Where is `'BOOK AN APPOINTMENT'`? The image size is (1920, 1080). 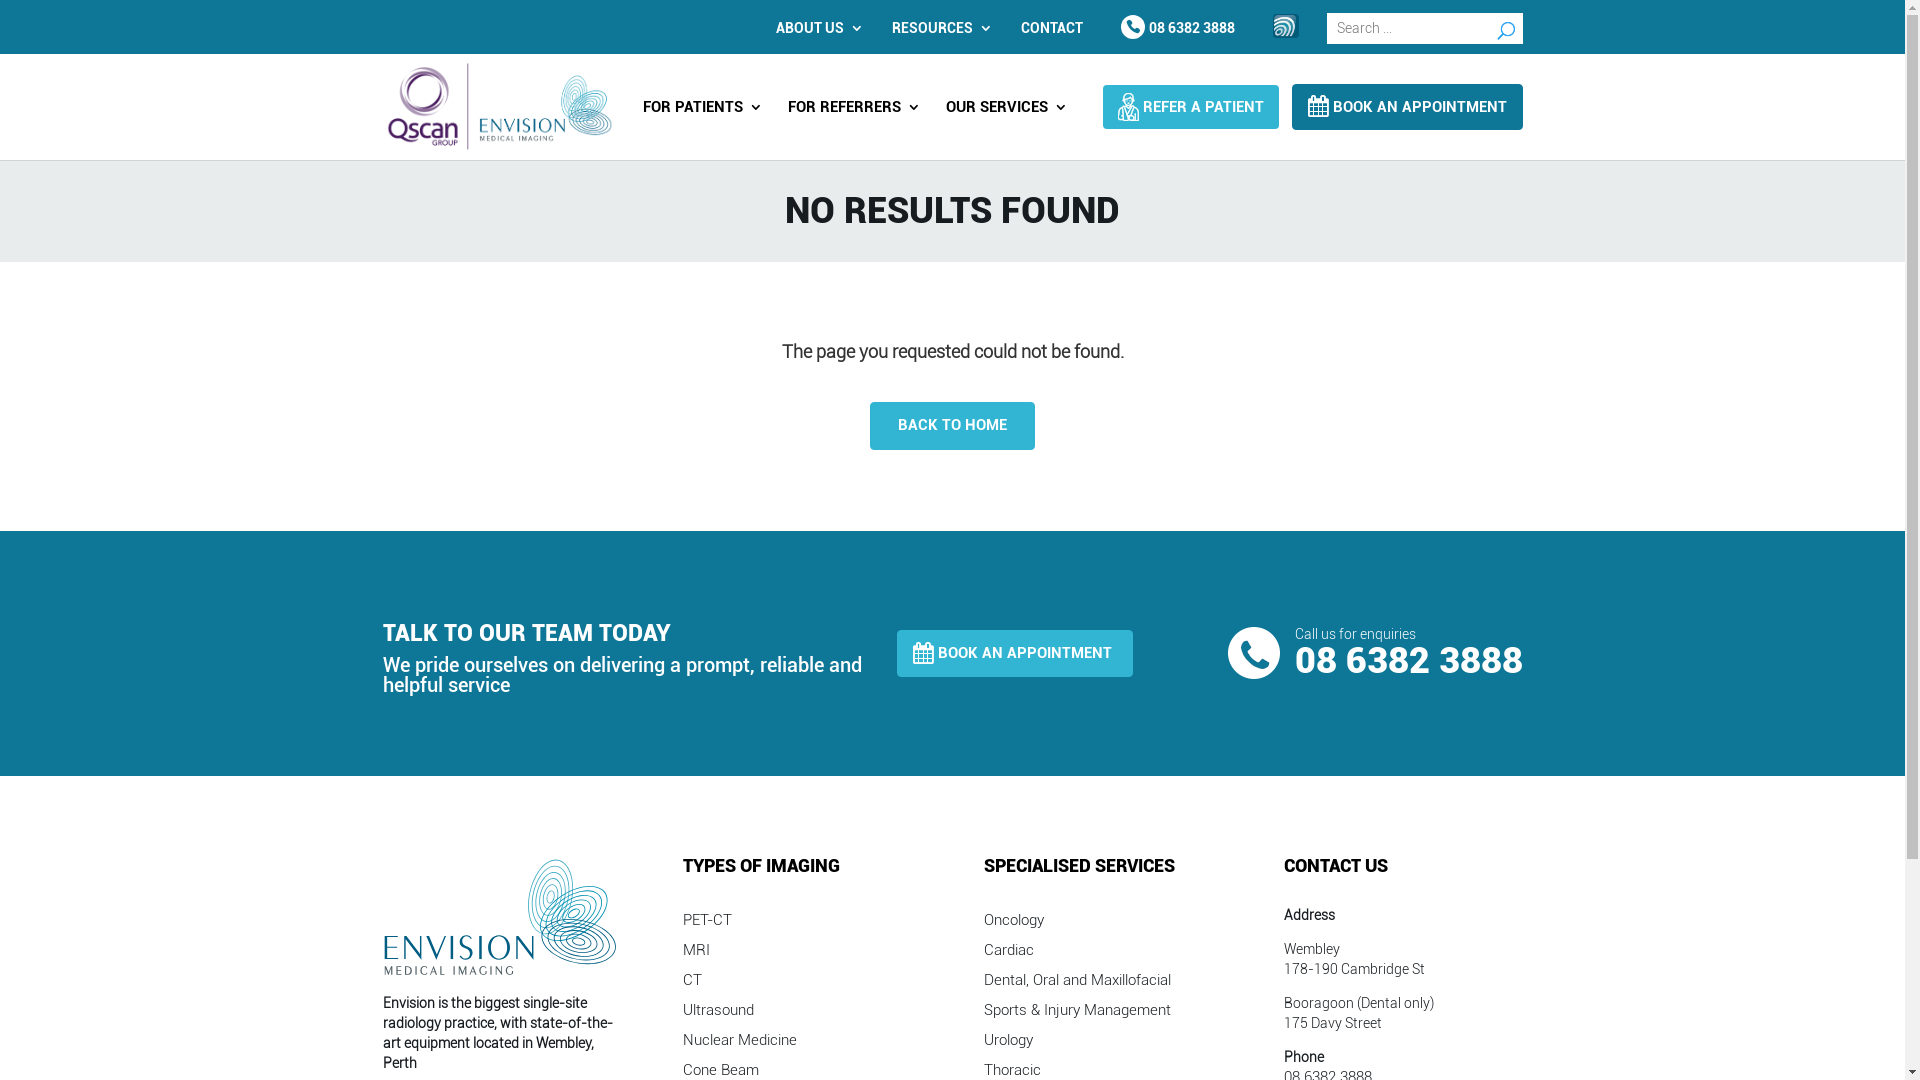
'BOOK AN APPOINTMENT' is located at coordinates (1014, 654).